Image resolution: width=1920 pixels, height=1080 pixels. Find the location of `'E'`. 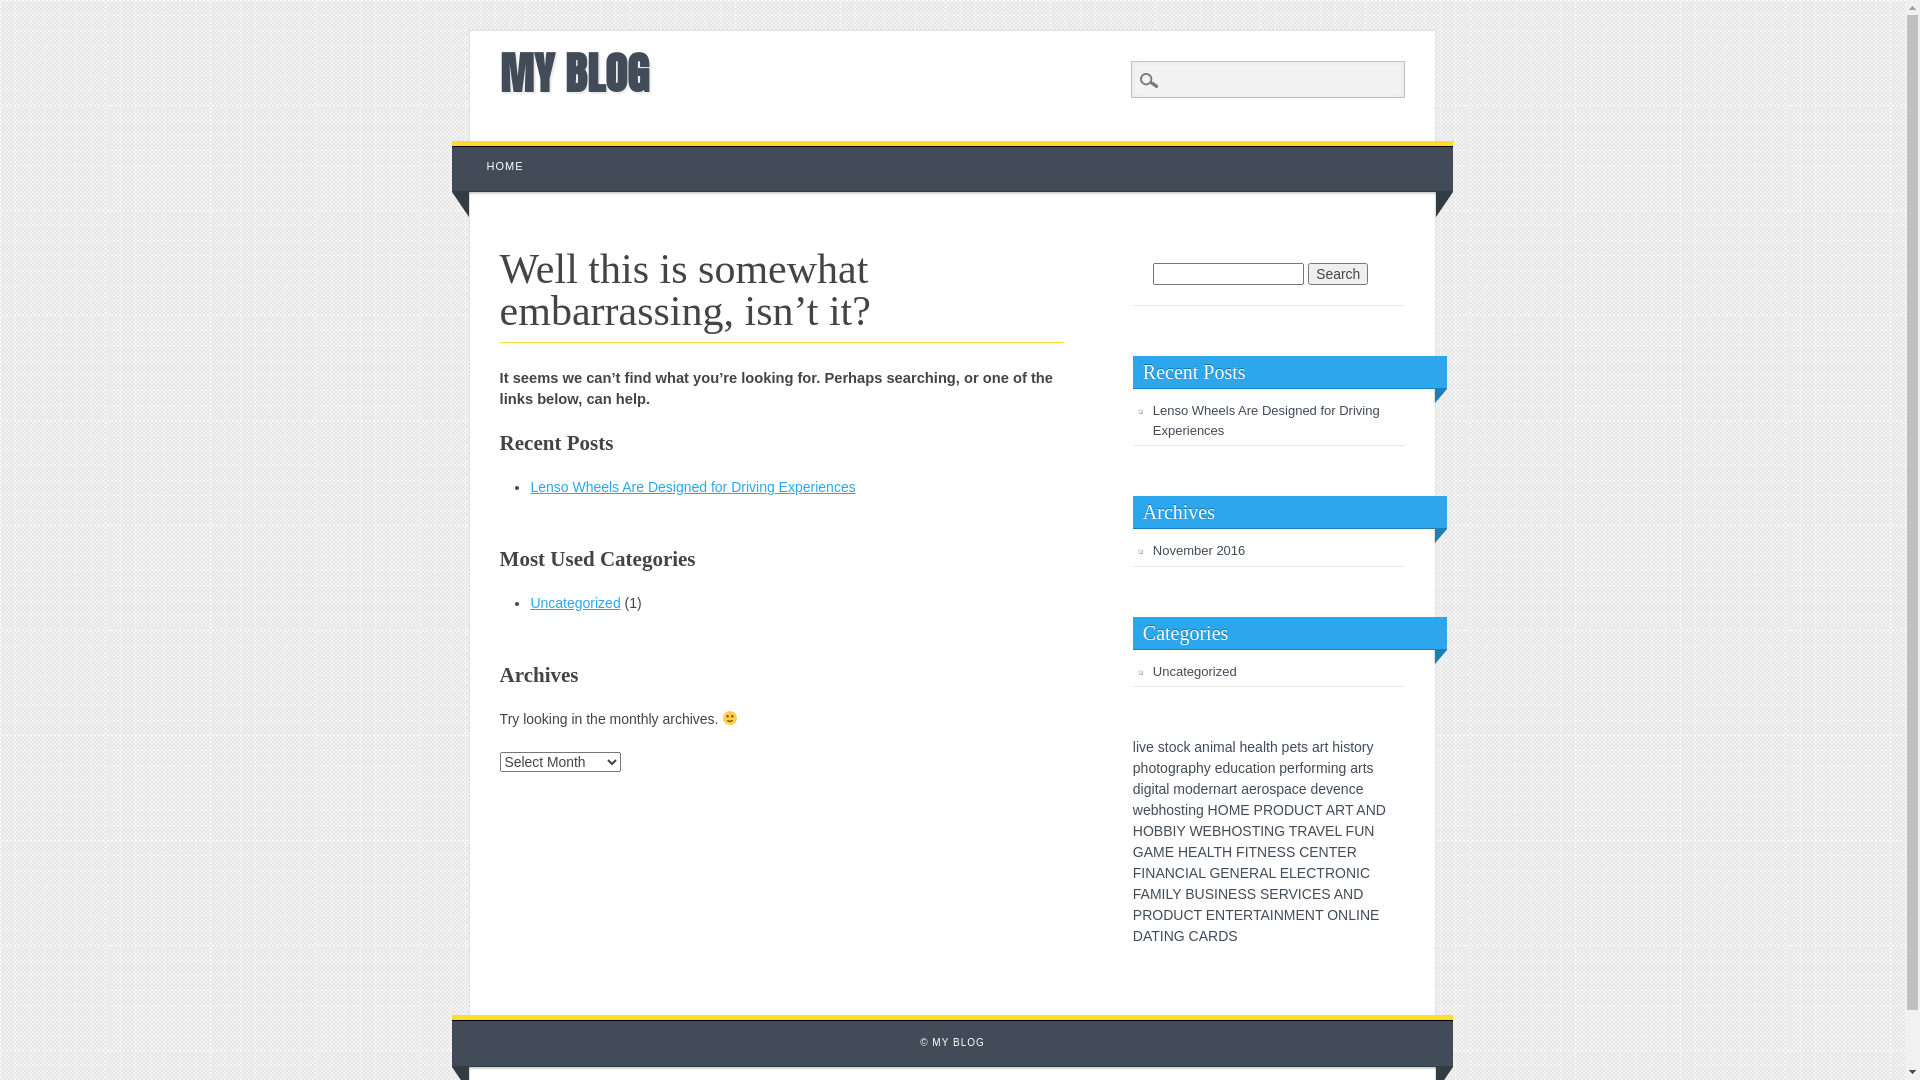

'E' is located at coordinates (1237, 914).